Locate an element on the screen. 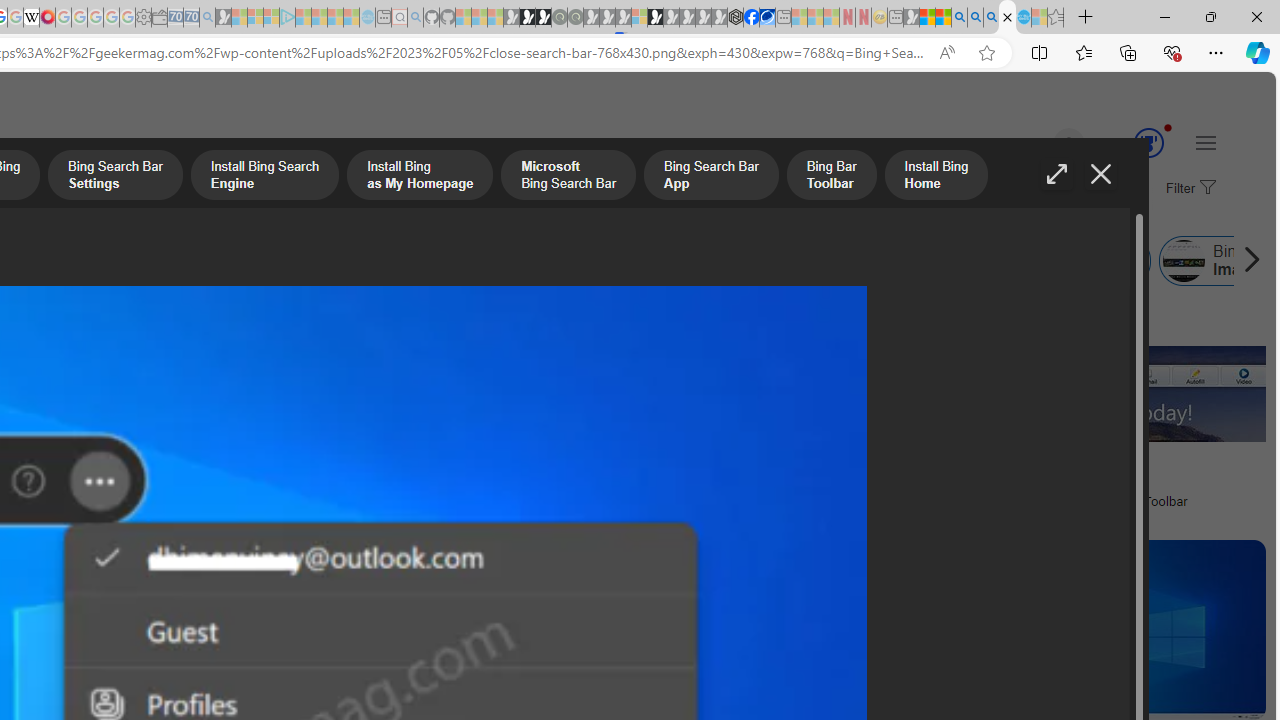 The height and width of the screenshot is (720, 1280). 'Bing Search Bar Settings' is located at coordinates (114, 176).